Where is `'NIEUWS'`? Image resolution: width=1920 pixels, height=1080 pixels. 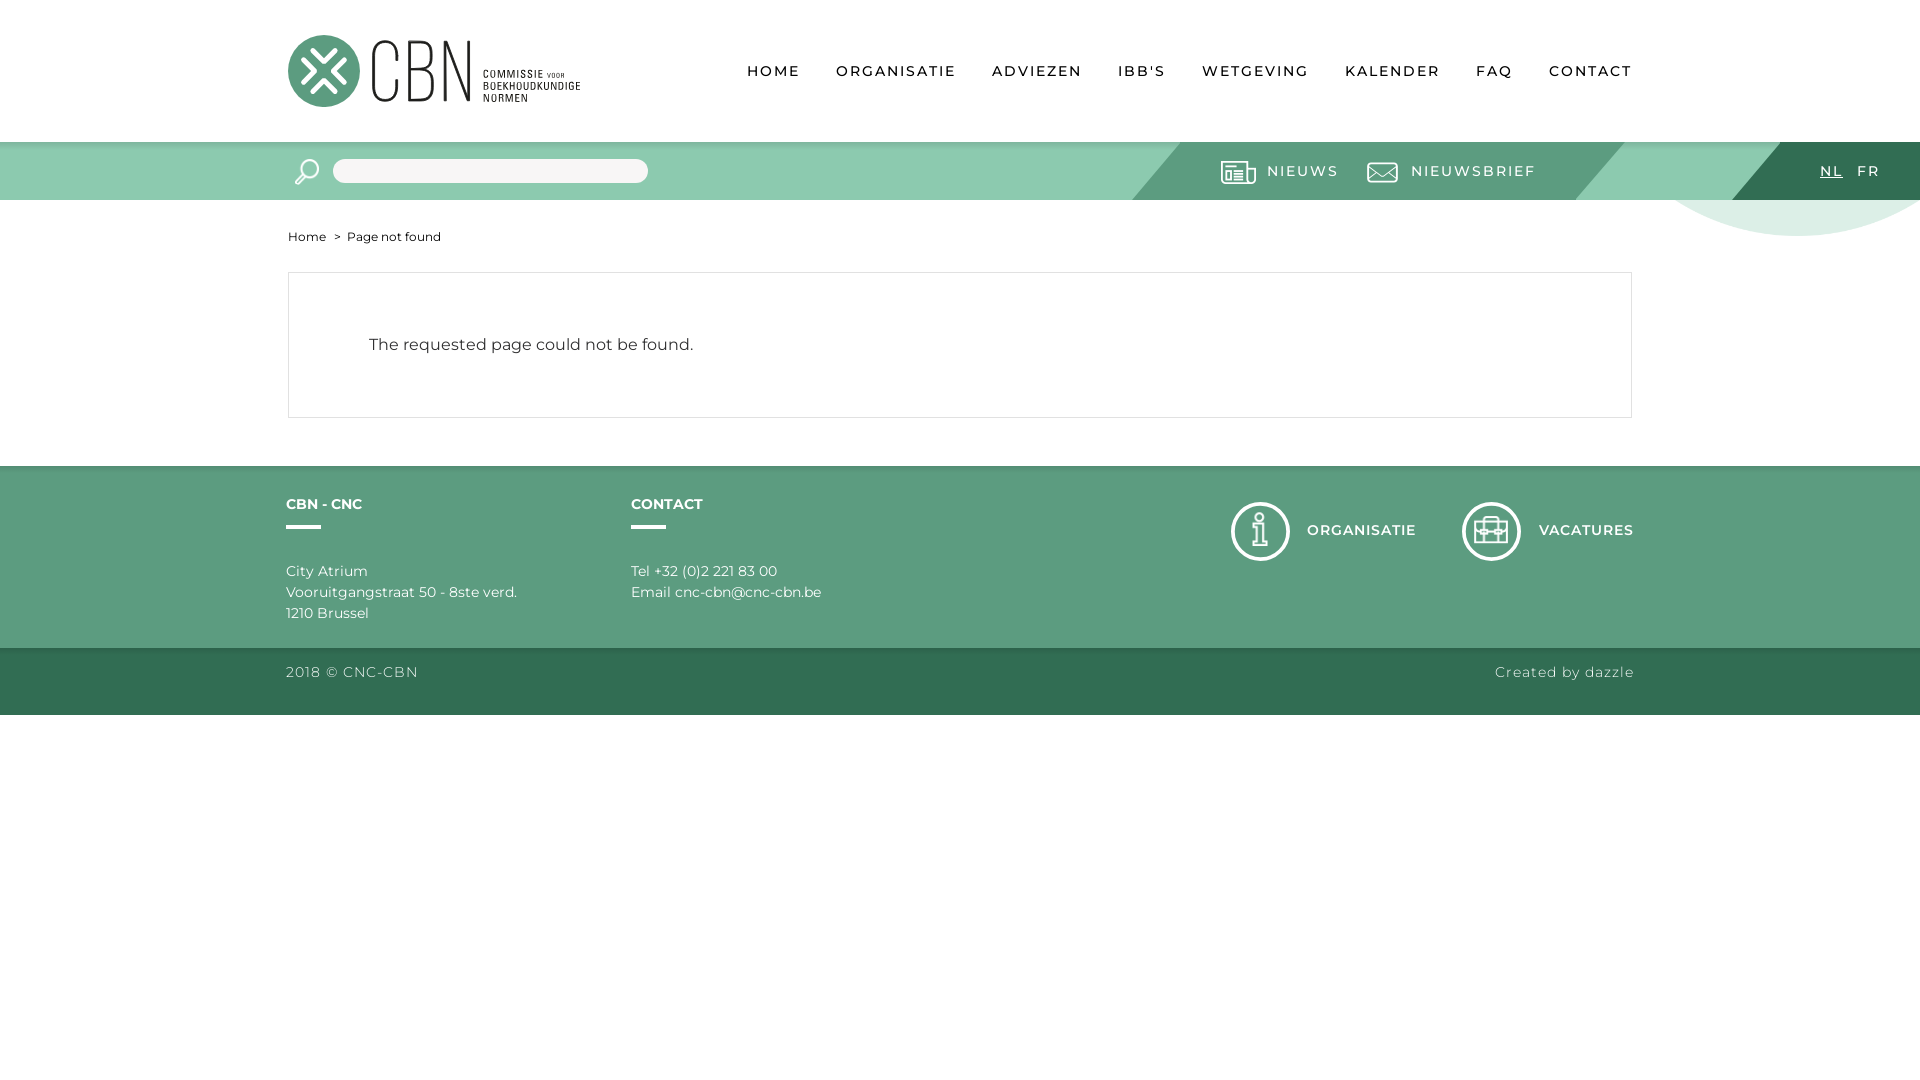
'NIEUWS' is located at coordinates (1218, 171).